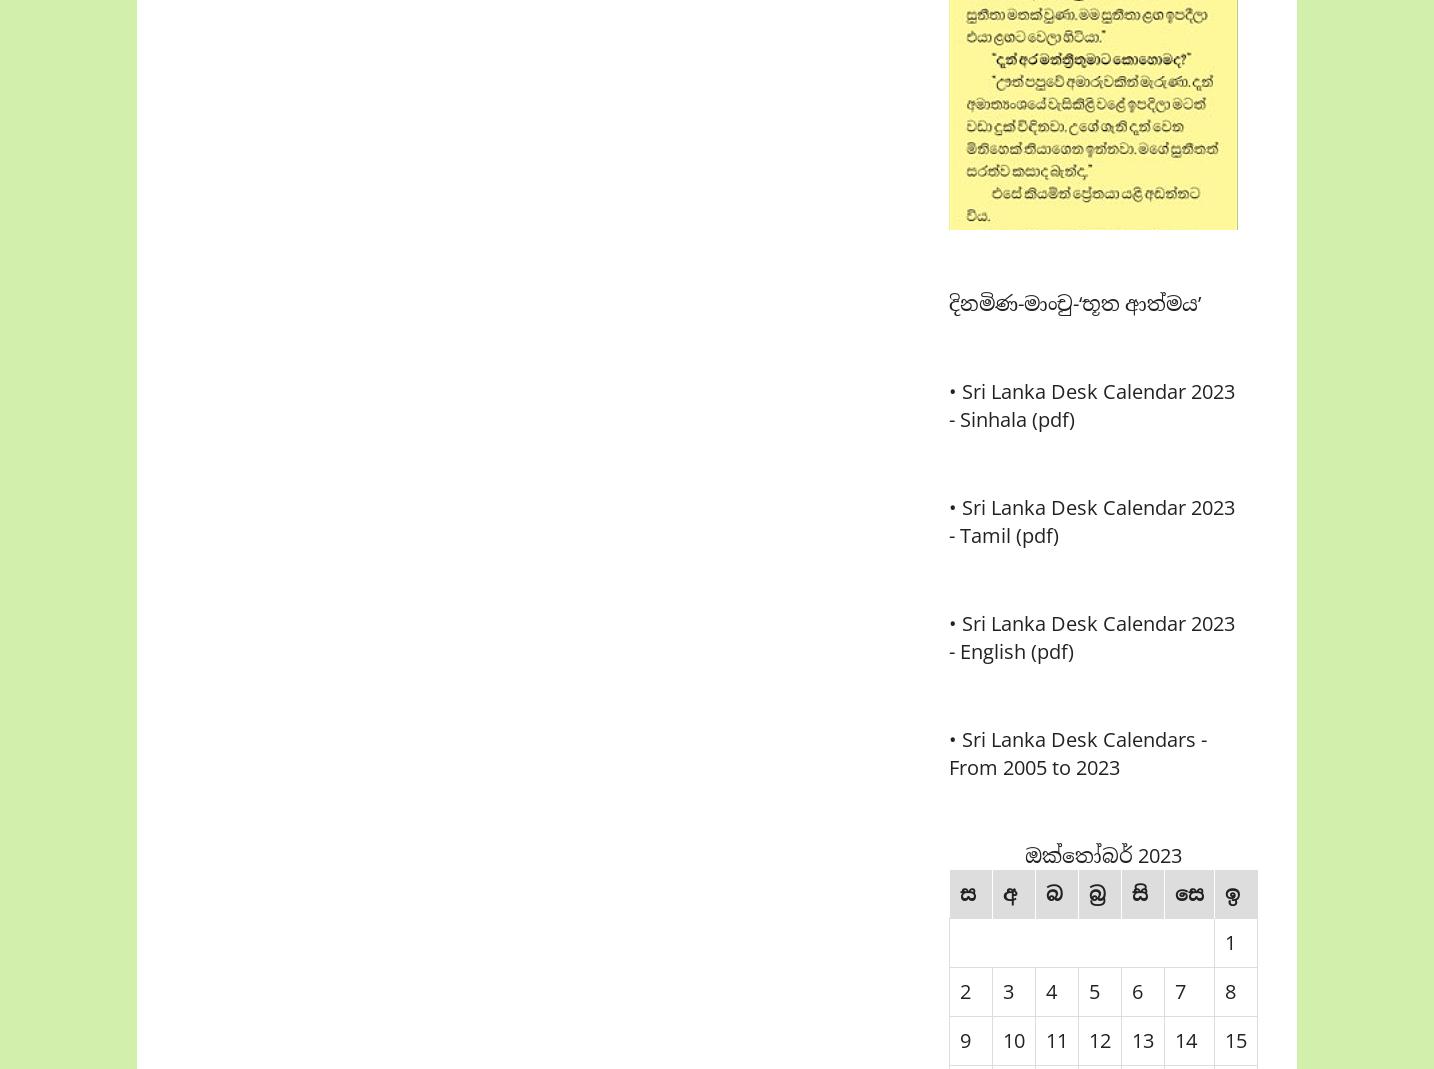 The image size is (1434, 1069). What do you see at coordinates (1077, 753) in the screenshot?
I see `'• Sri Lanka Desk Calendars - From 2005 to 2023'` at bounding box center [1077, 753].